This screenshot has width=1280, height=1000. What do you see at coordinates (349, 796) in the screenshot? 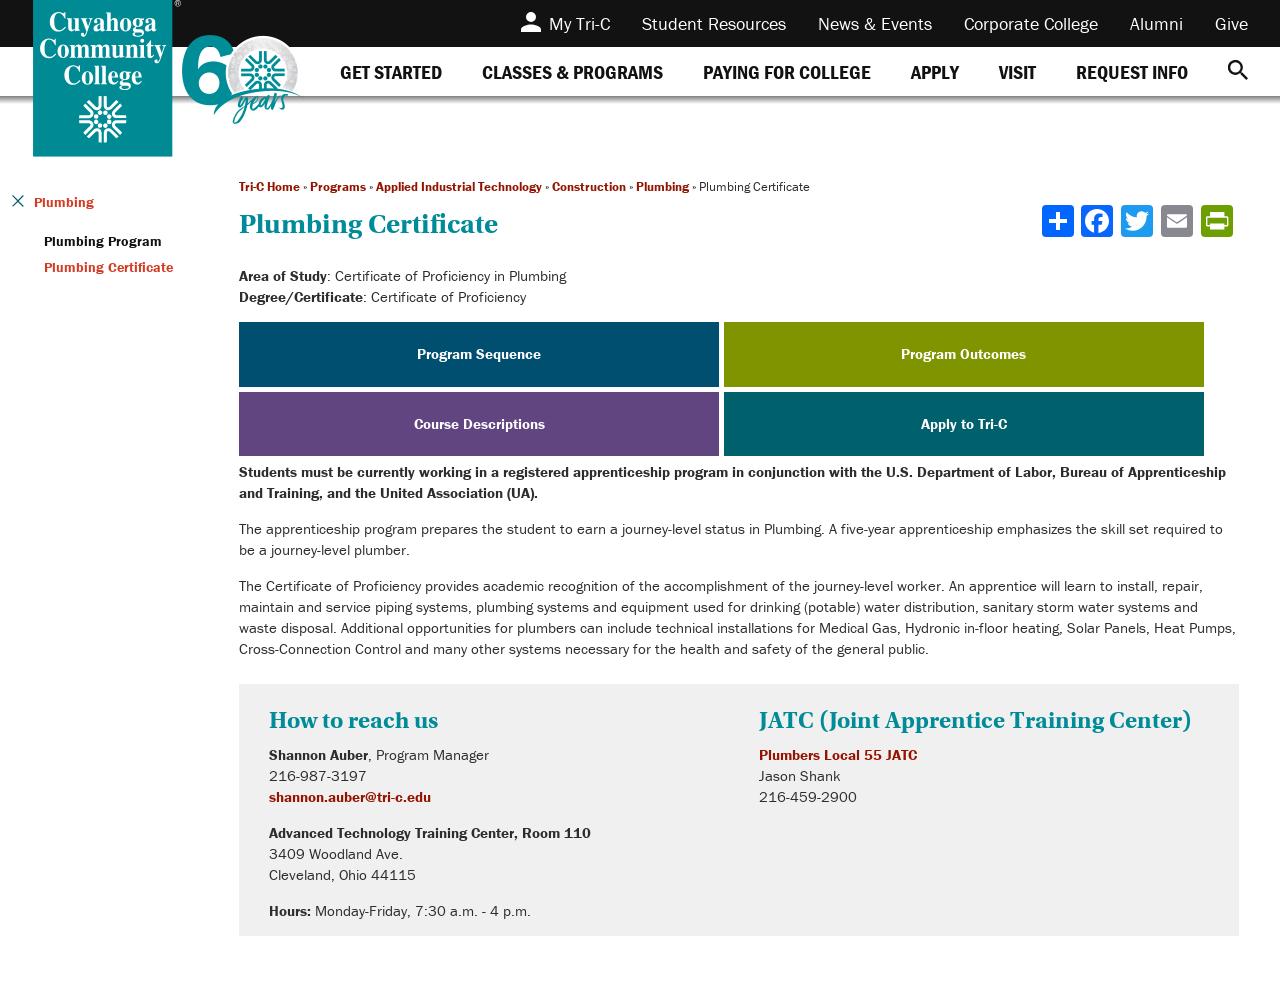
I see `'shannon.auber@tri-c.edu'` at bounding box center [349, 796].